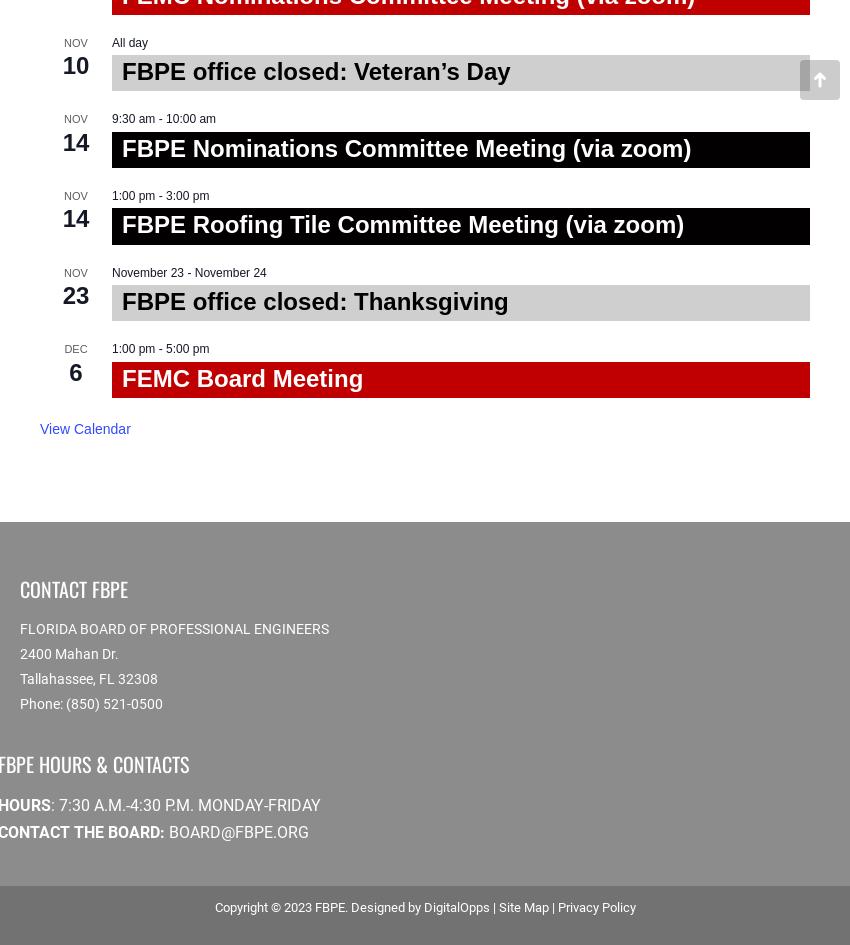  I want to click on 'FEMC Board Meeting', so click(120, 376).